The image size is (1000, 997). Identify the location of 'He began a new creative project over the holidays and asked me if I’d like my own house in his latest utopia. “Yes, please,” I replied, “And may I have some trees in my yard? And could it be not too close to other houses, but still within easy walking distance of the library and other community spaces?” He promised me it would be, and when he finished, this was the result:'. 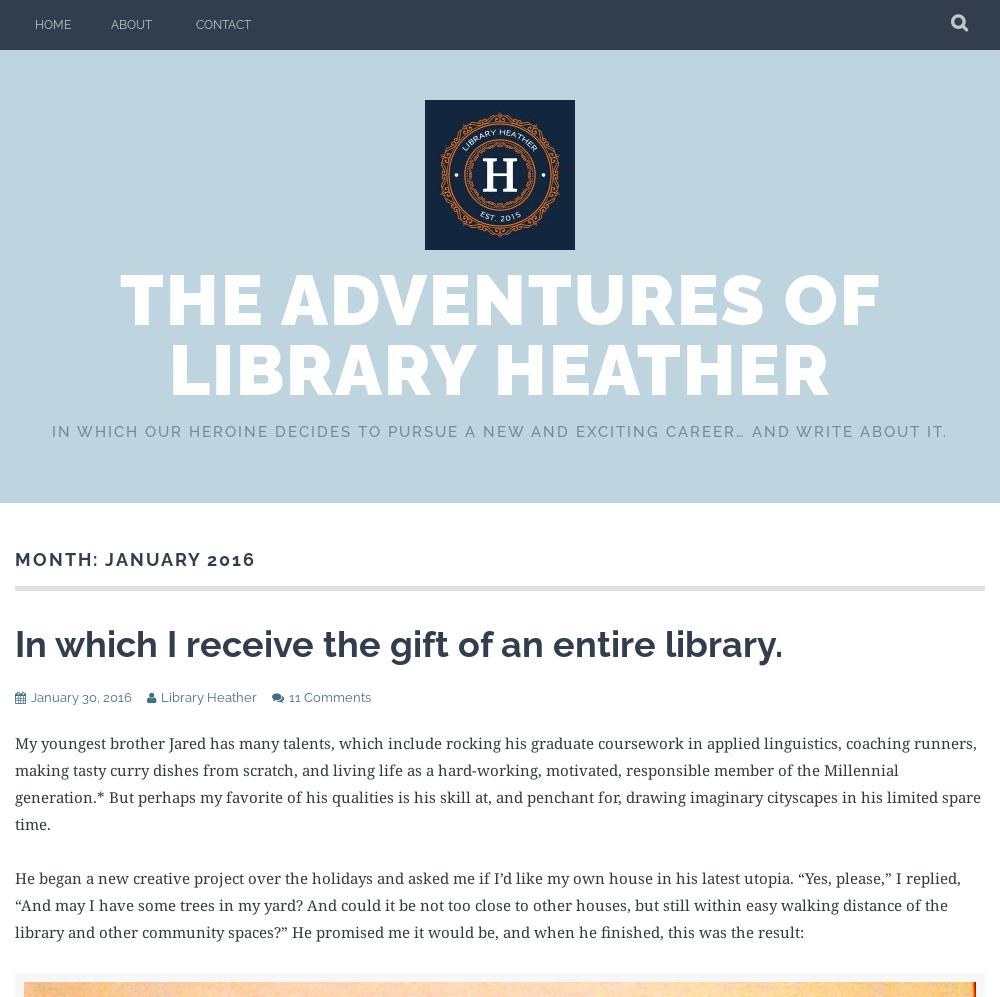
(487, 902).